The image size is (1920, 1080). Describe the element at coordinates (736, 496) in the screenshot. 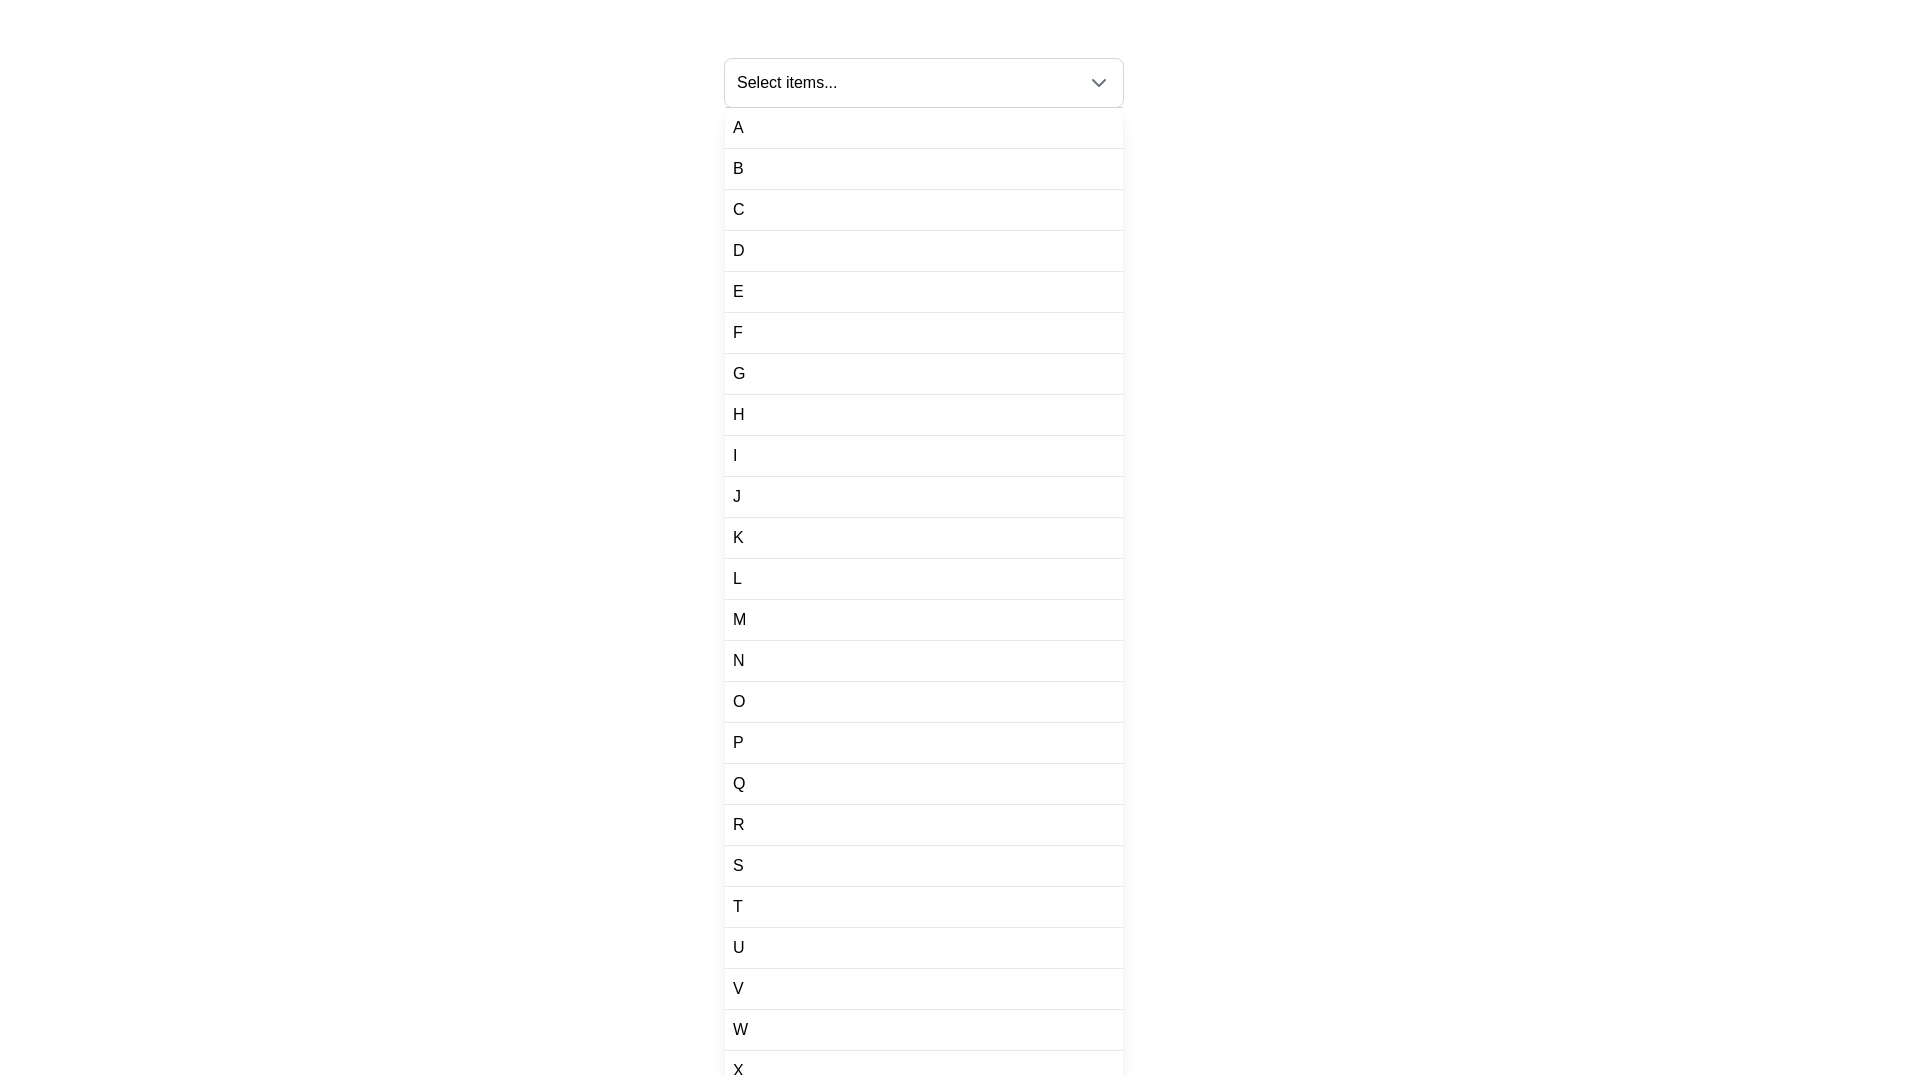

I see `the tenth item in the selectable list` at that location.